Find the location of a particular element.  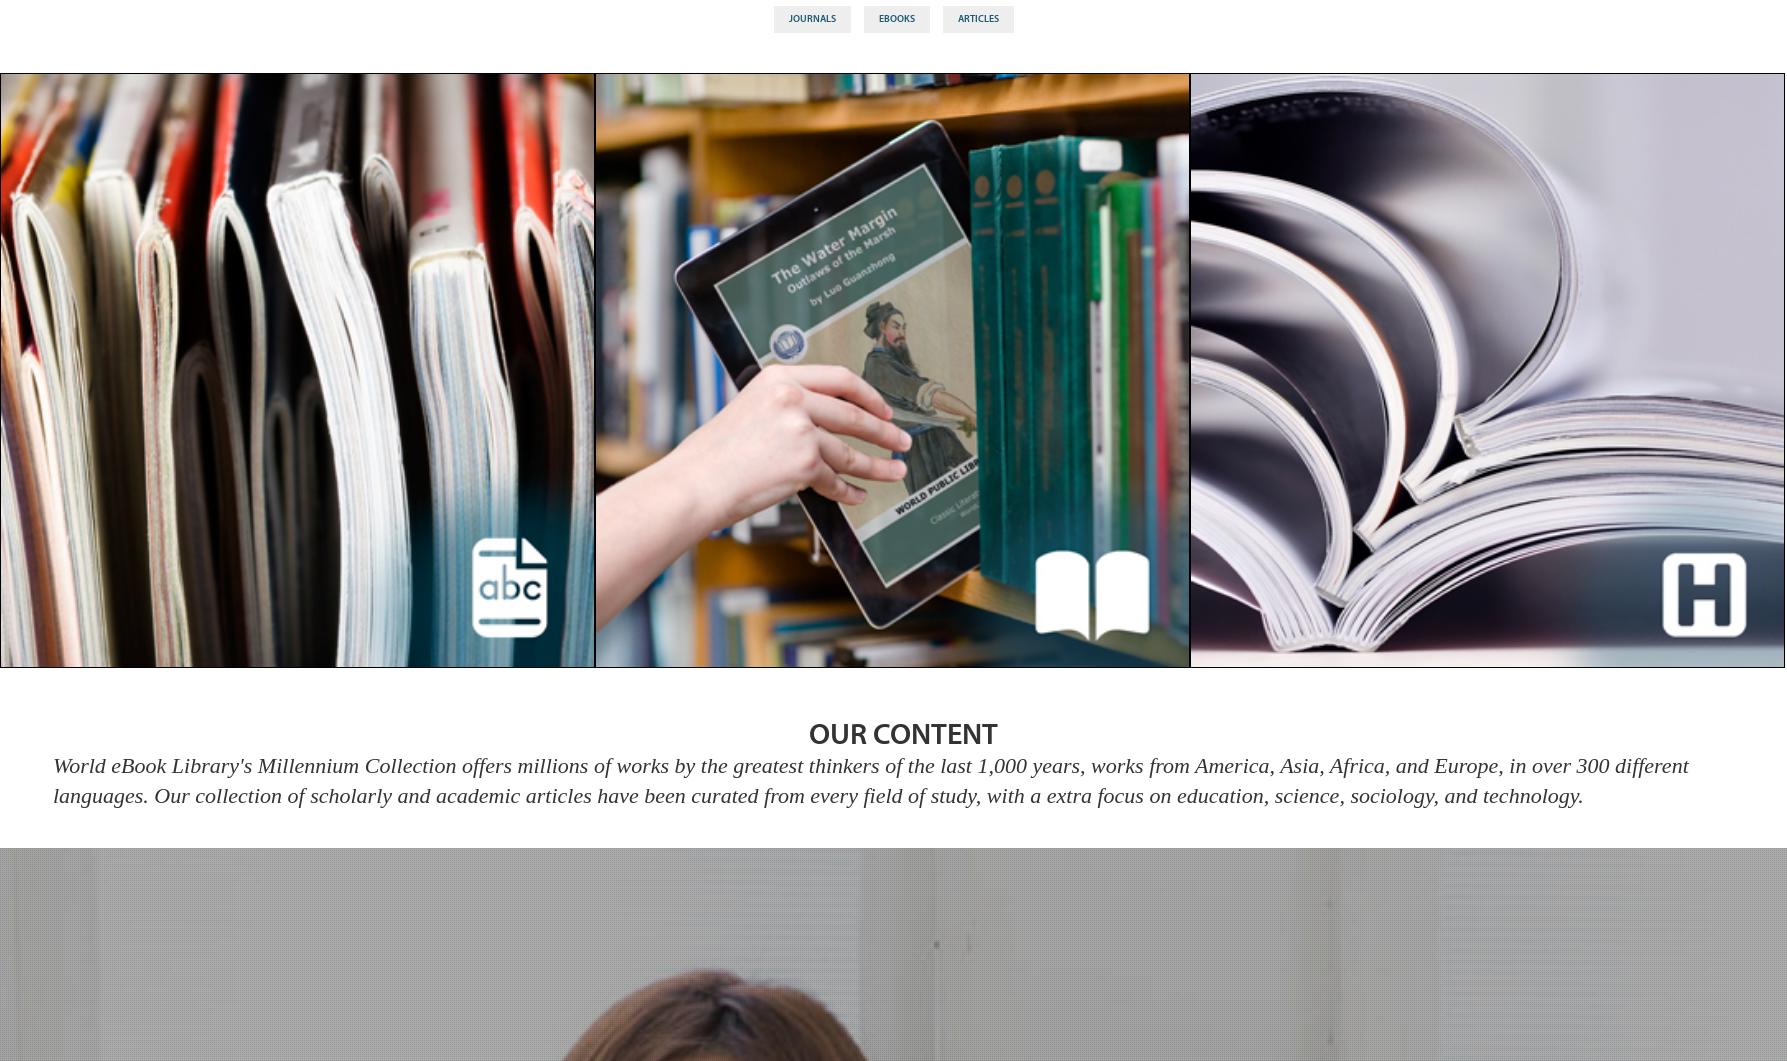

'eBooks' is located at coordinates (895, 18).